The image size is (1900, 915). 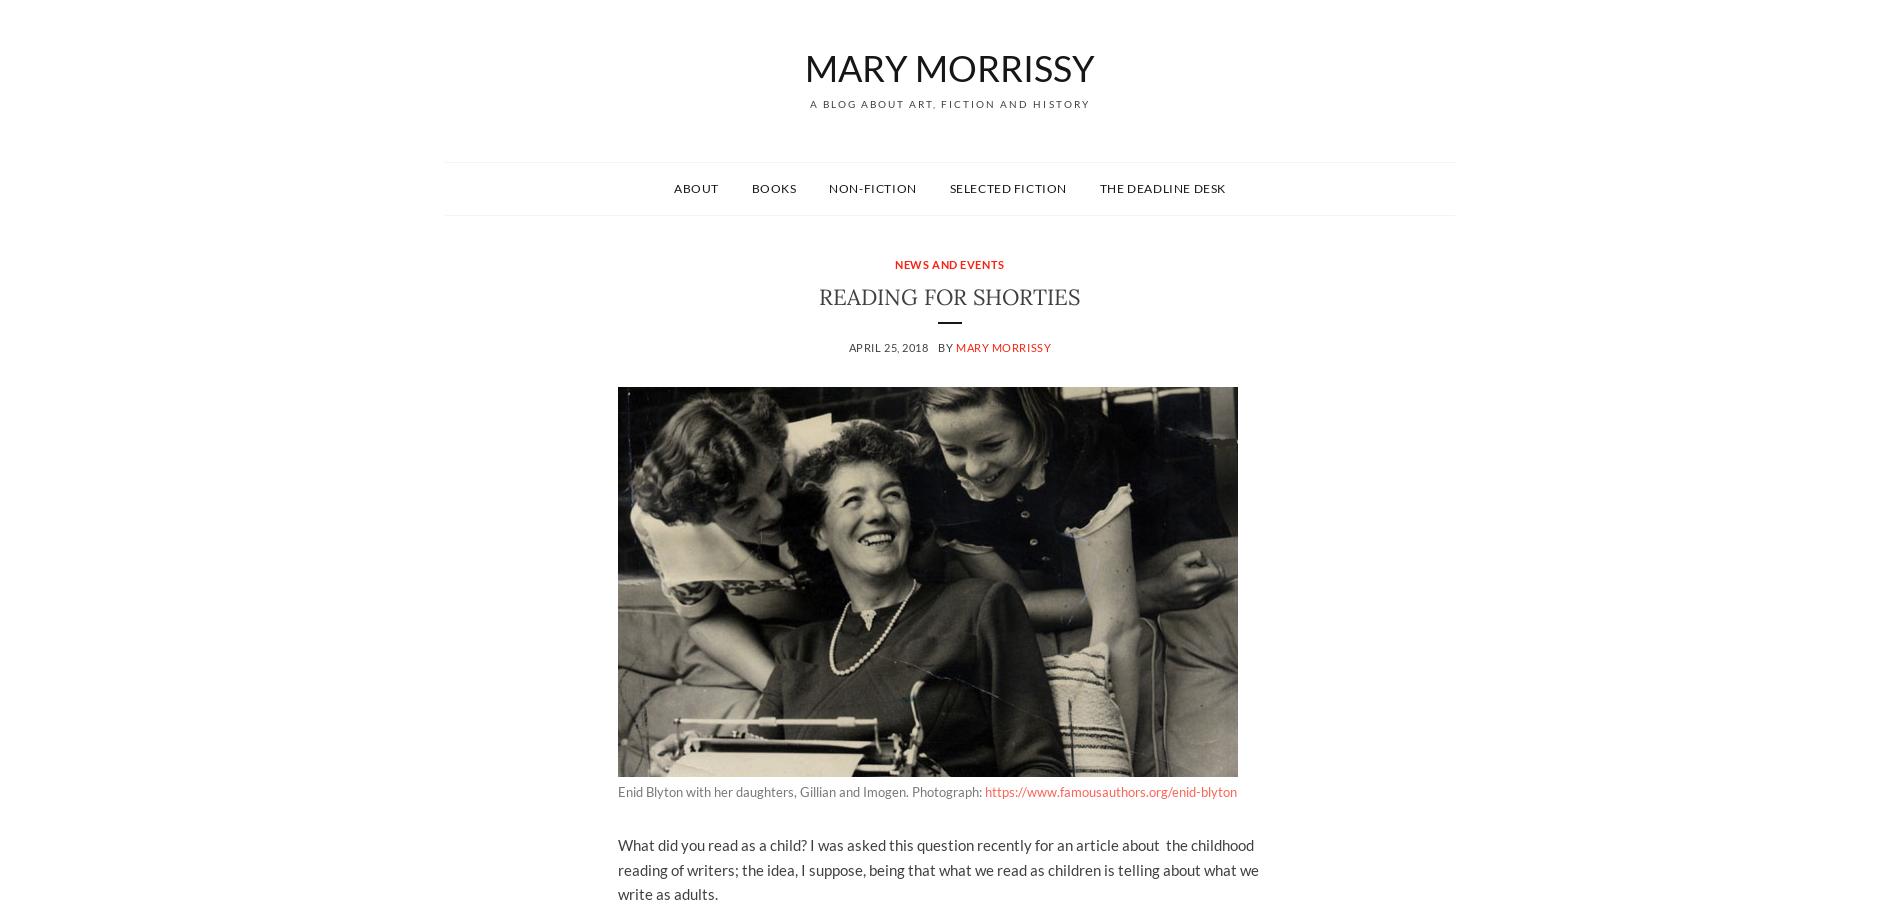 What do you see at coordinates (1007, 187) in the screenshot?
I see `'SELECTED FICTION'` at bounding box center [1007, 187].